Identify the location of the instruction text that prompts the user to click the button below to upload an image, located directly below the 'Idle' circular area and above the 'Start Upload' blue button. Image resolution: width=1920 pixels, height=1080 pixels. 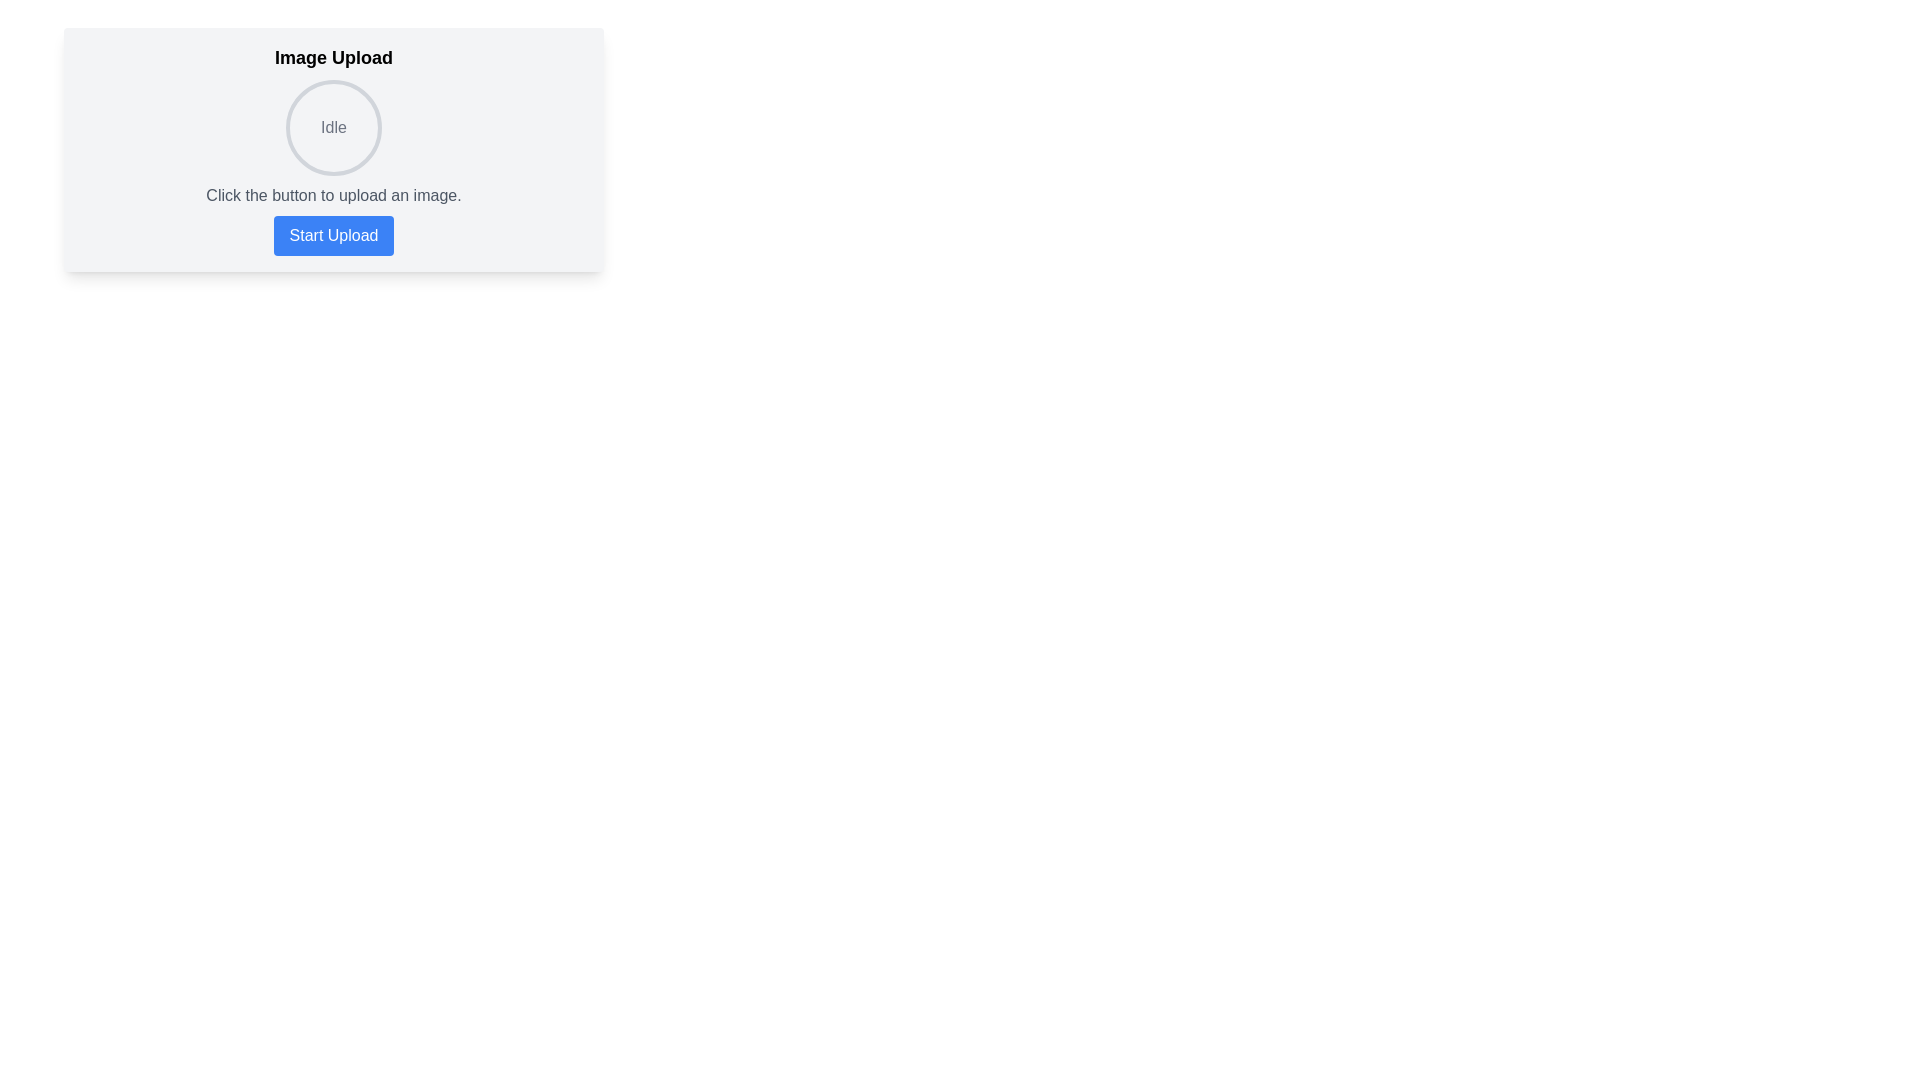
(334, 196).